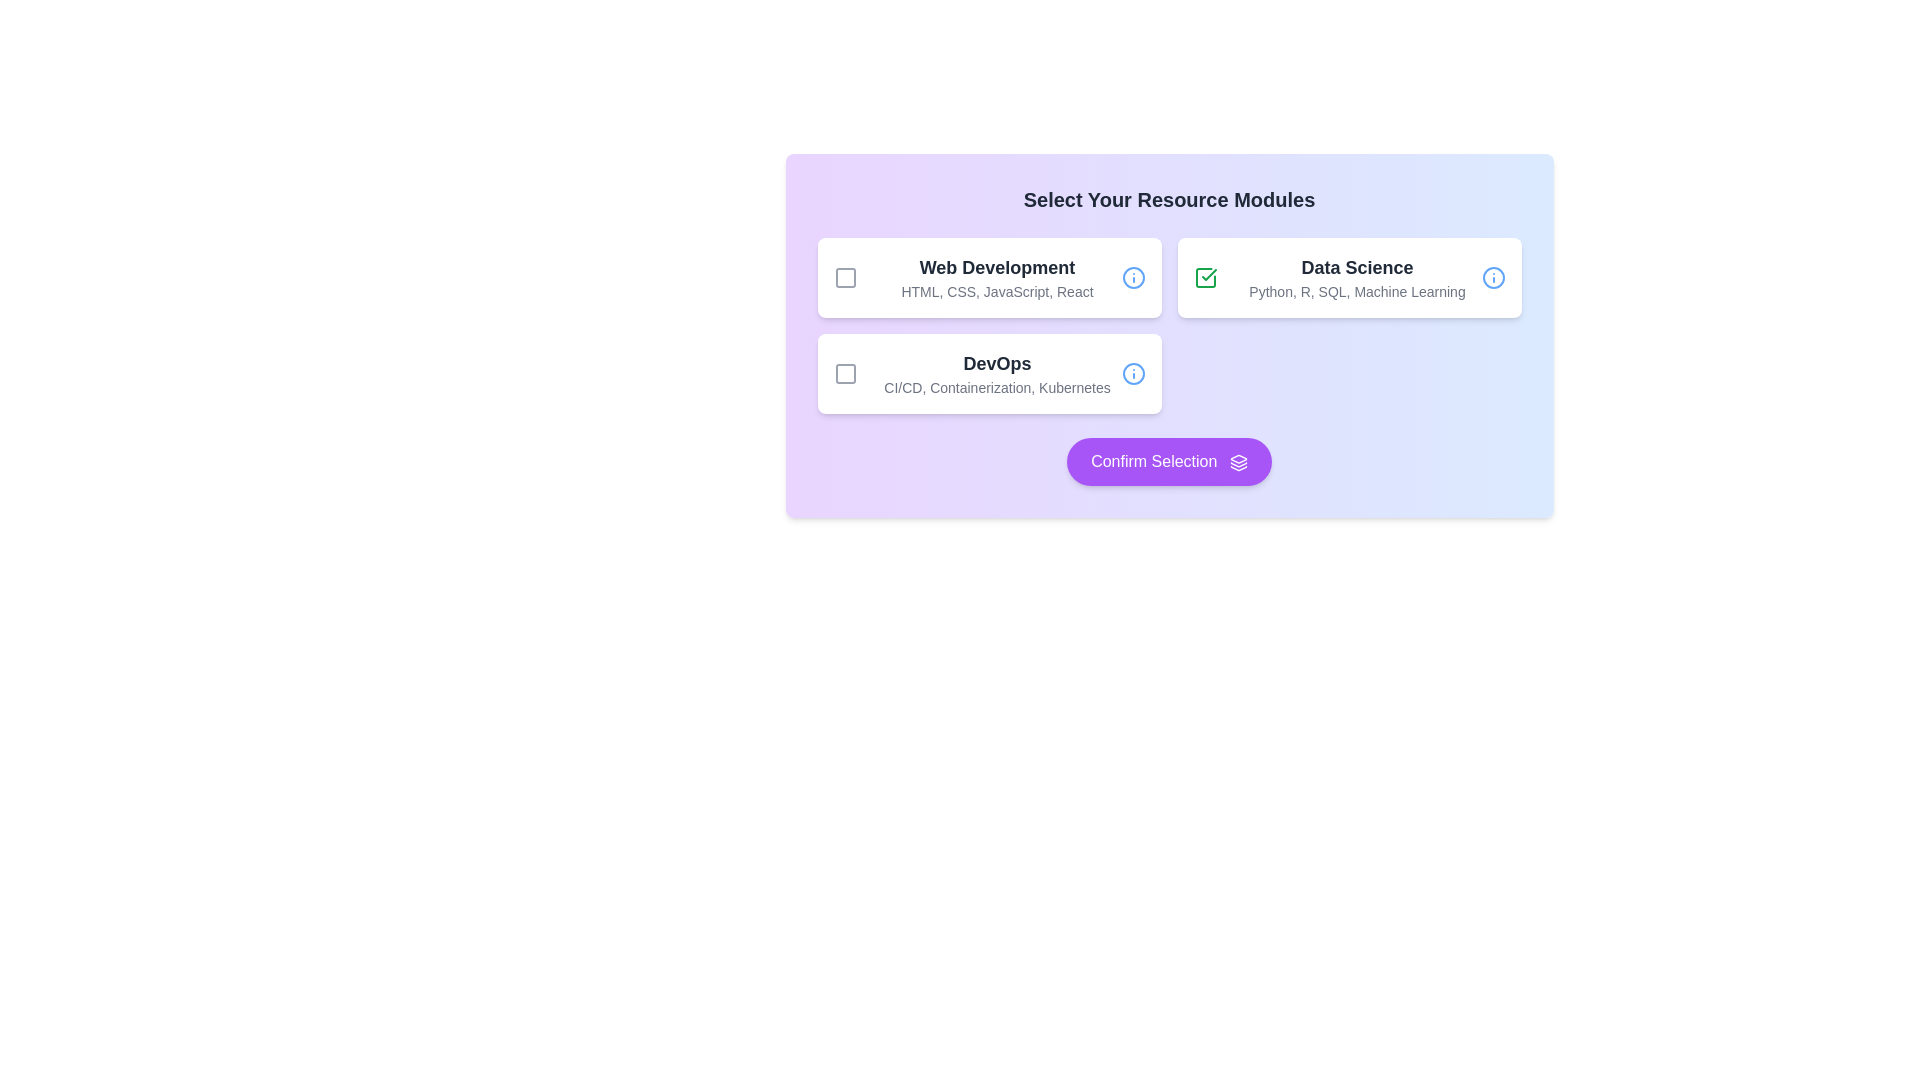 This screenshot has width=1920, height=1080. I want to click on the Checkbox-indicator component within the 'DevOps, CI/CD, Containerization, Kubernetes' box, so click(845, 374).